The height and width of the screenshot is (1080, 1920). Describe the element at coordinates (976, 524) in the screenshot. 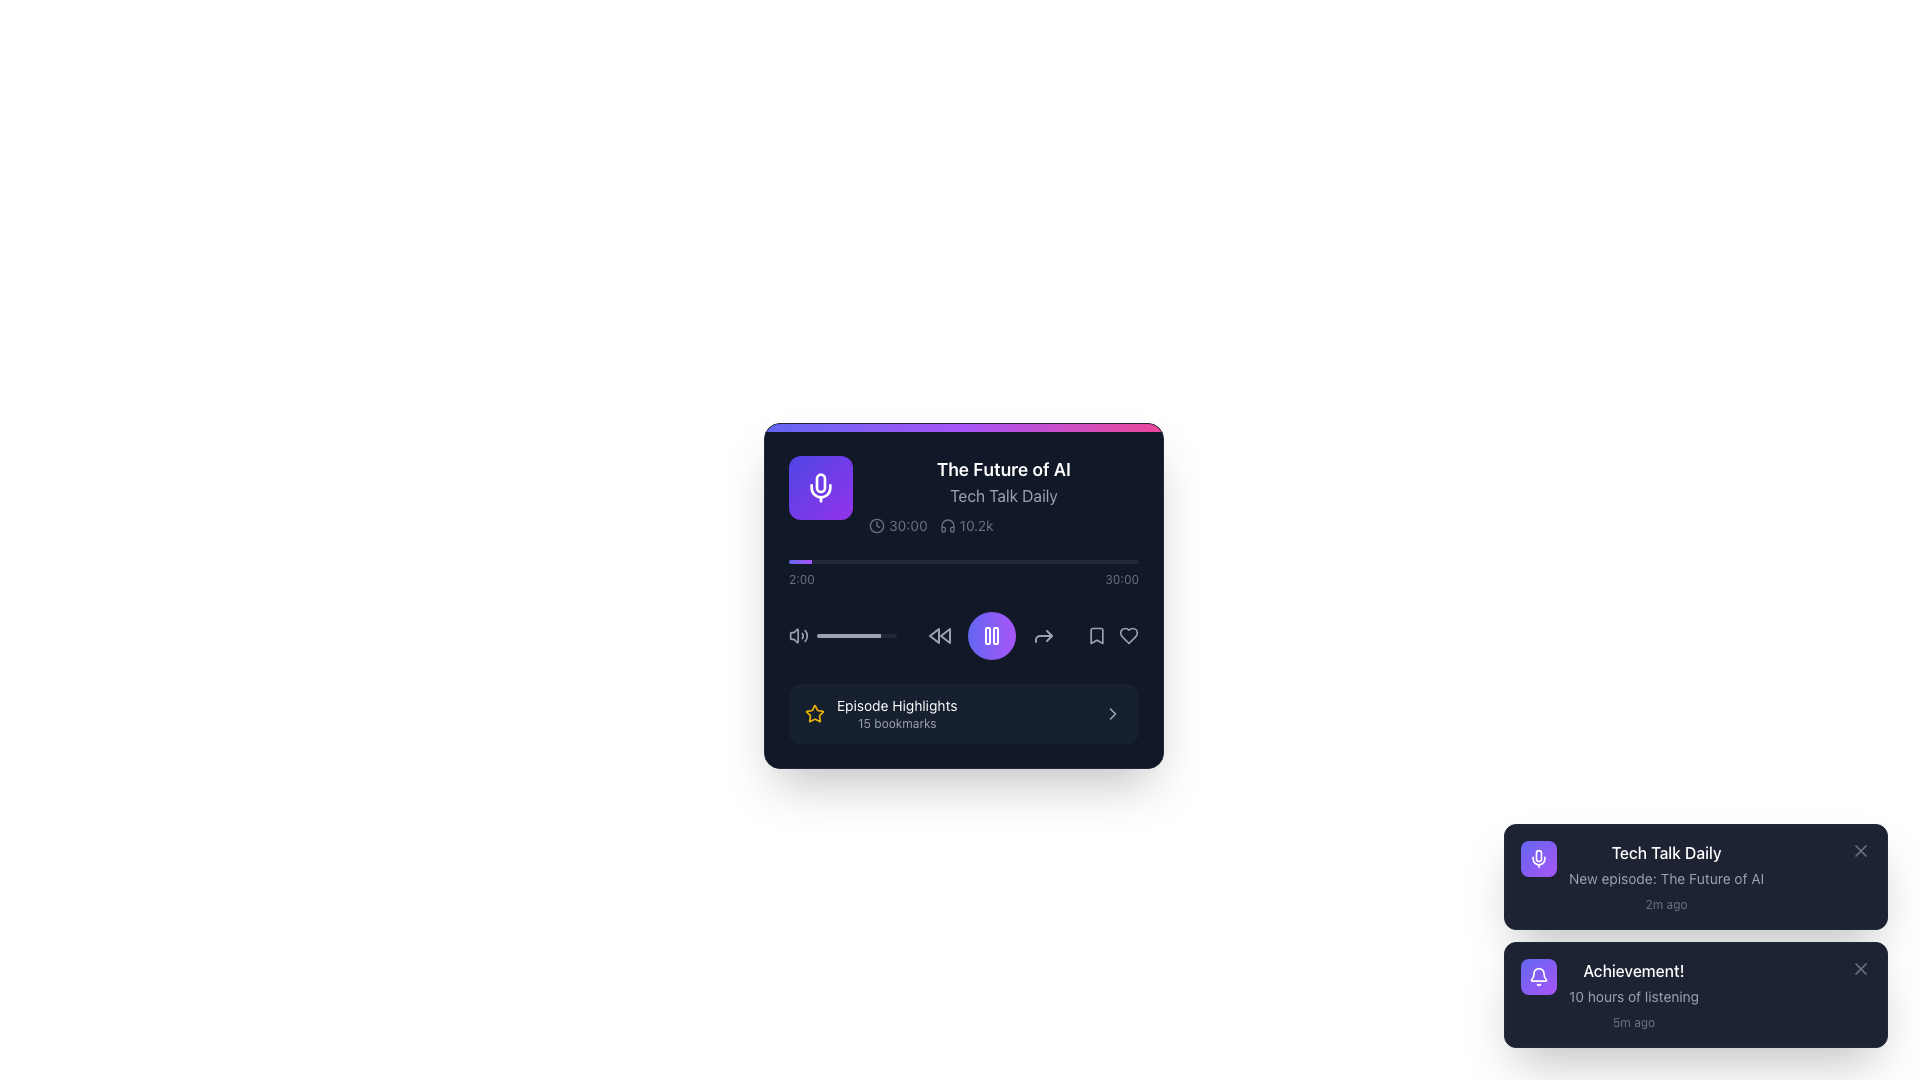

I see `value displayed in the text field showing '10.2k', located to the right of the headphones icon in the dark-themed content card labeled 'The Future of AI'` at that location.